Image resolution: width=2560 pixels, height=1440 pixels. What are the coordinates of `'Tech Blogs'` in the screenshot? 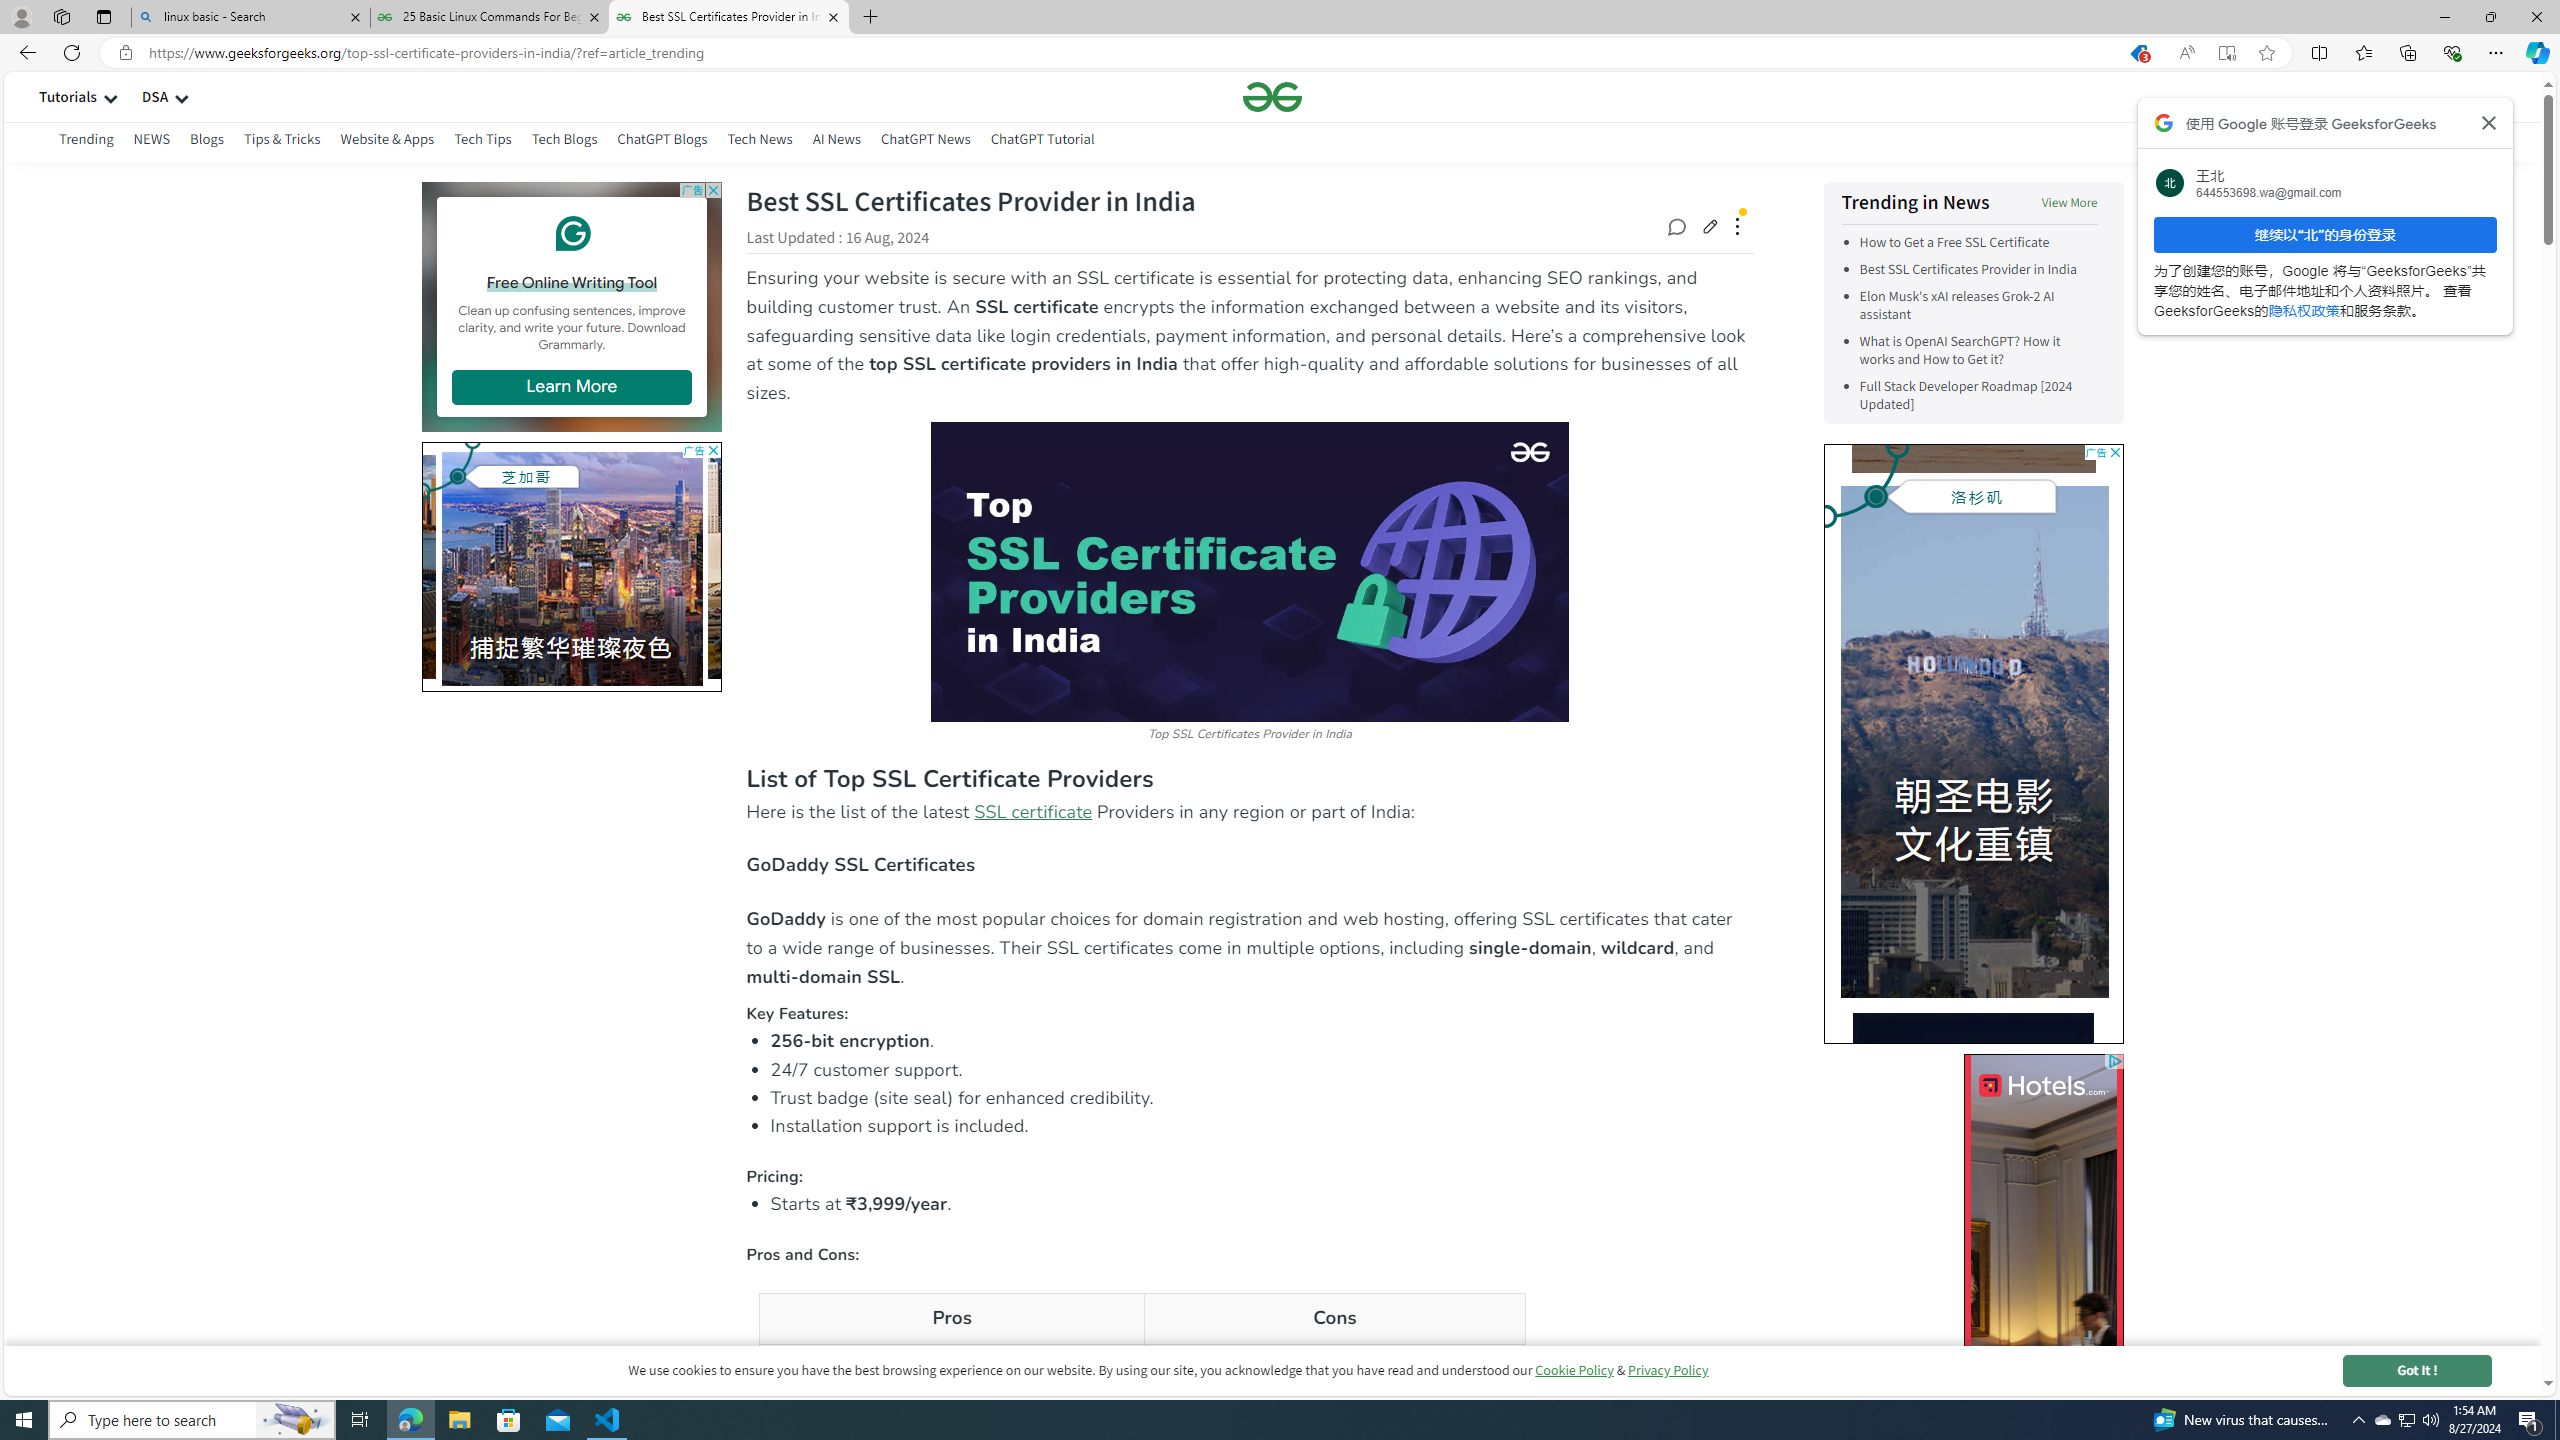 It's located at (564, 141).